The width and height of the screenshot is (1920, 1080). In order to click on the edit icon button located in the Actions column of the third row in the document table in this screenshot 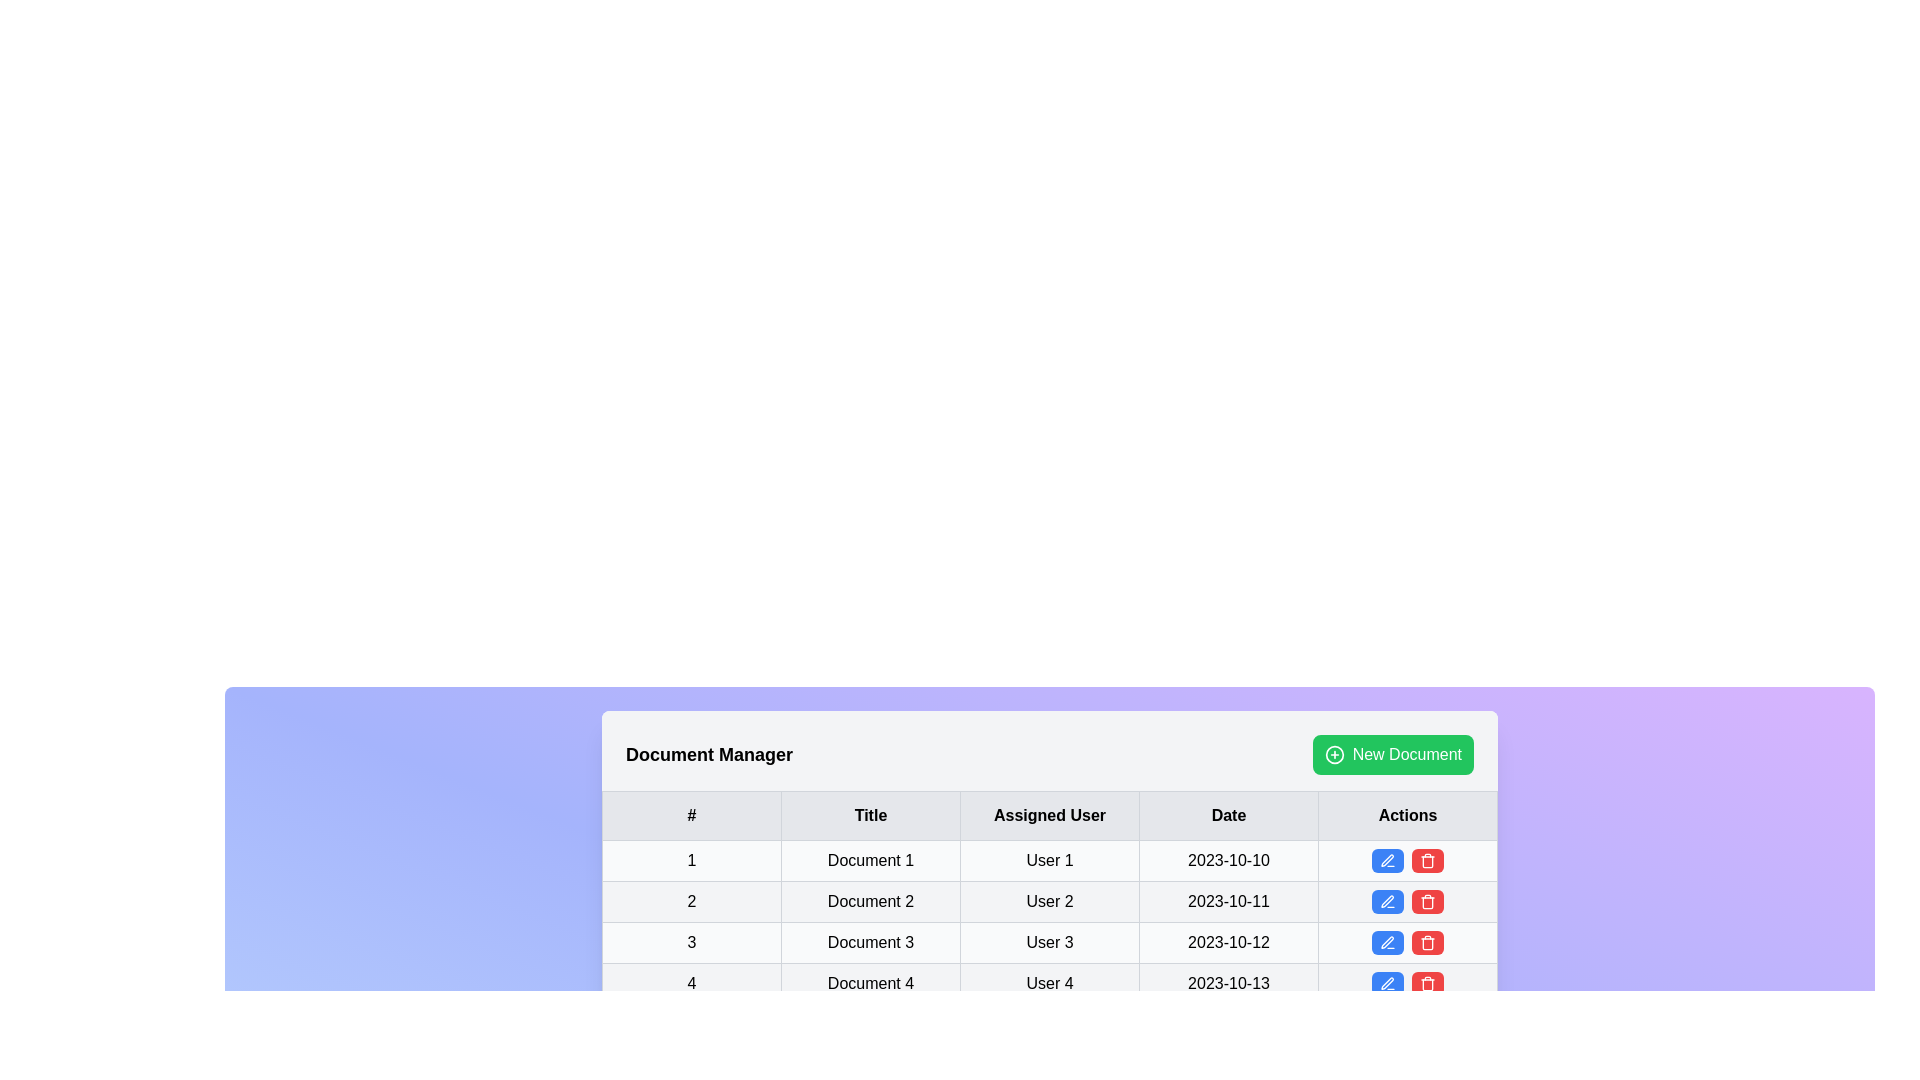, I will do `click(1386, 942)`.